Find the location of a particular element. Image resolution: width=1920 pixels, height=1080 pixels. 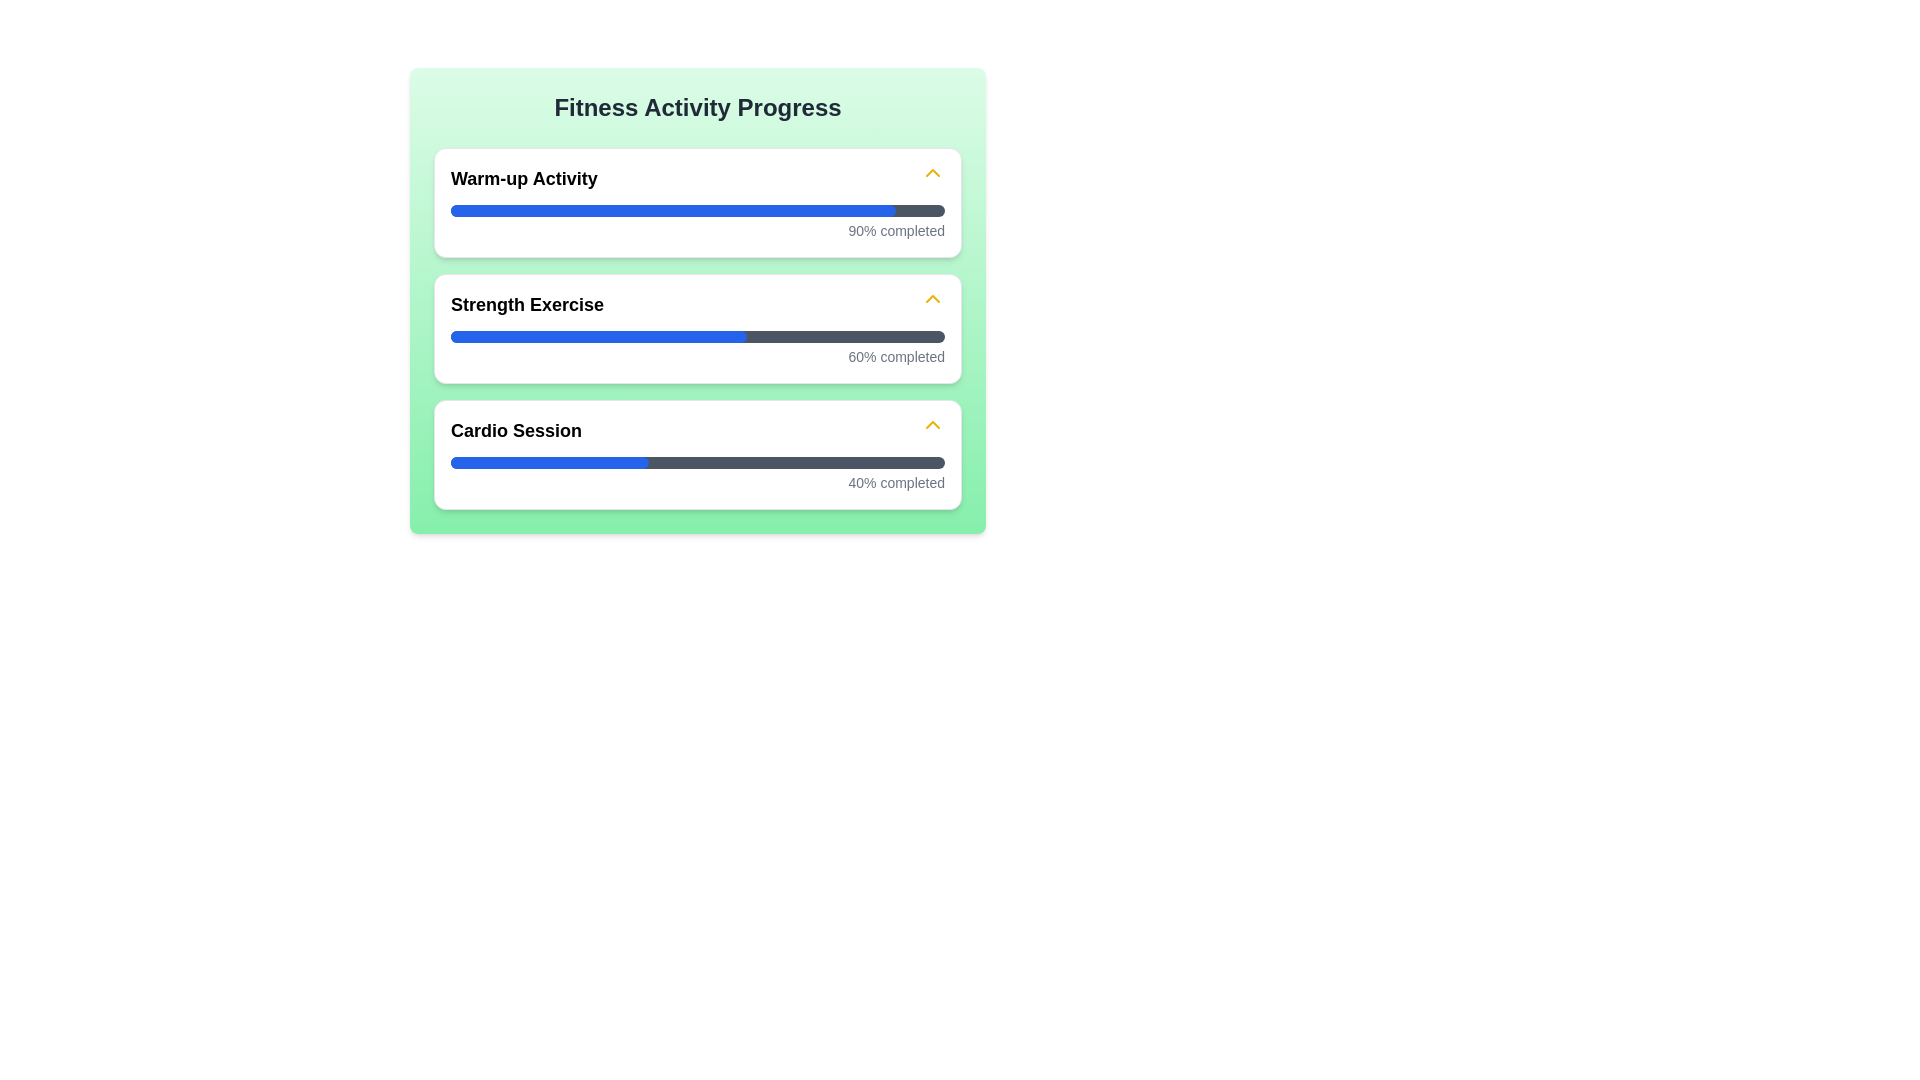

the horizontal progress bar located within the 'Warm-up Activity' card, which is visually represented by a gray background with a blue filled portion indicating progress is located at coordinates (697, 211).